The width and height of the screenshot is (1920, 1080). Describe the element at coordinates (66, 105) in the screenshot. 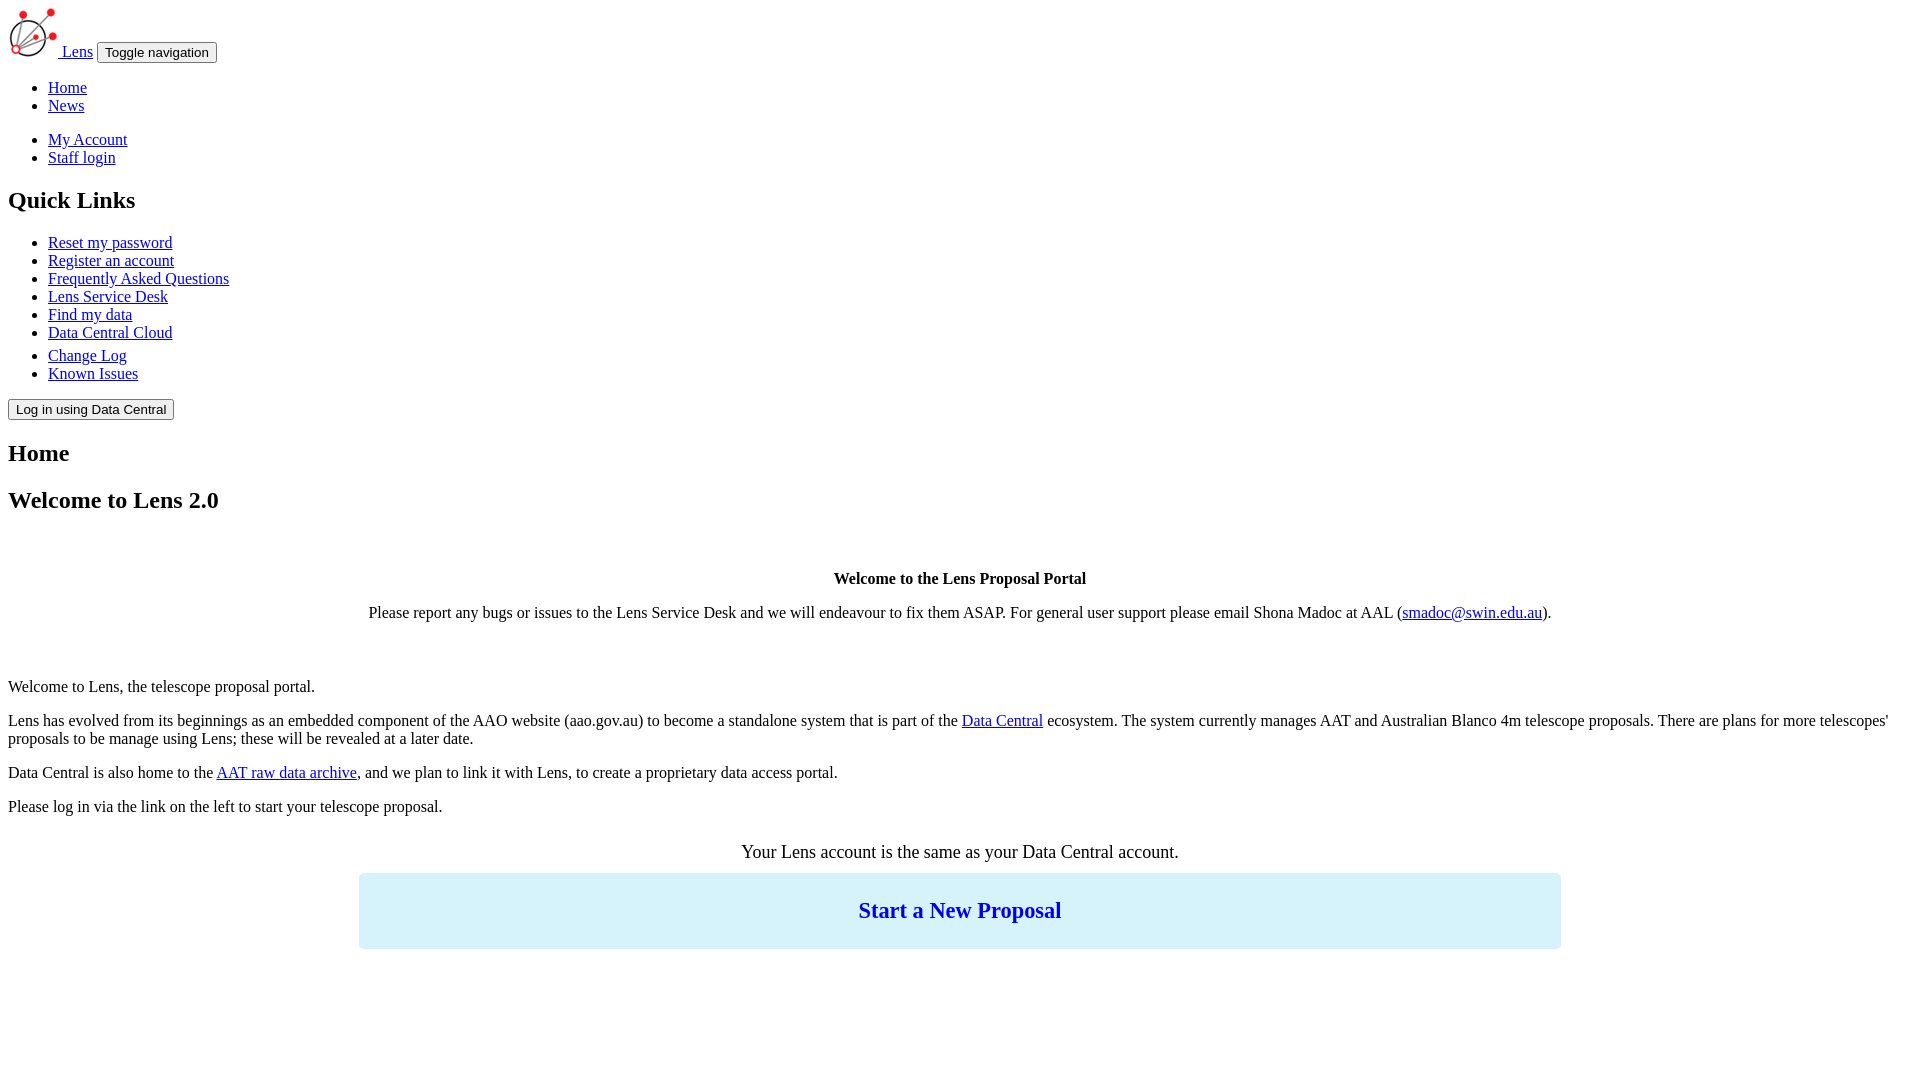

I see `'News'` at that location.